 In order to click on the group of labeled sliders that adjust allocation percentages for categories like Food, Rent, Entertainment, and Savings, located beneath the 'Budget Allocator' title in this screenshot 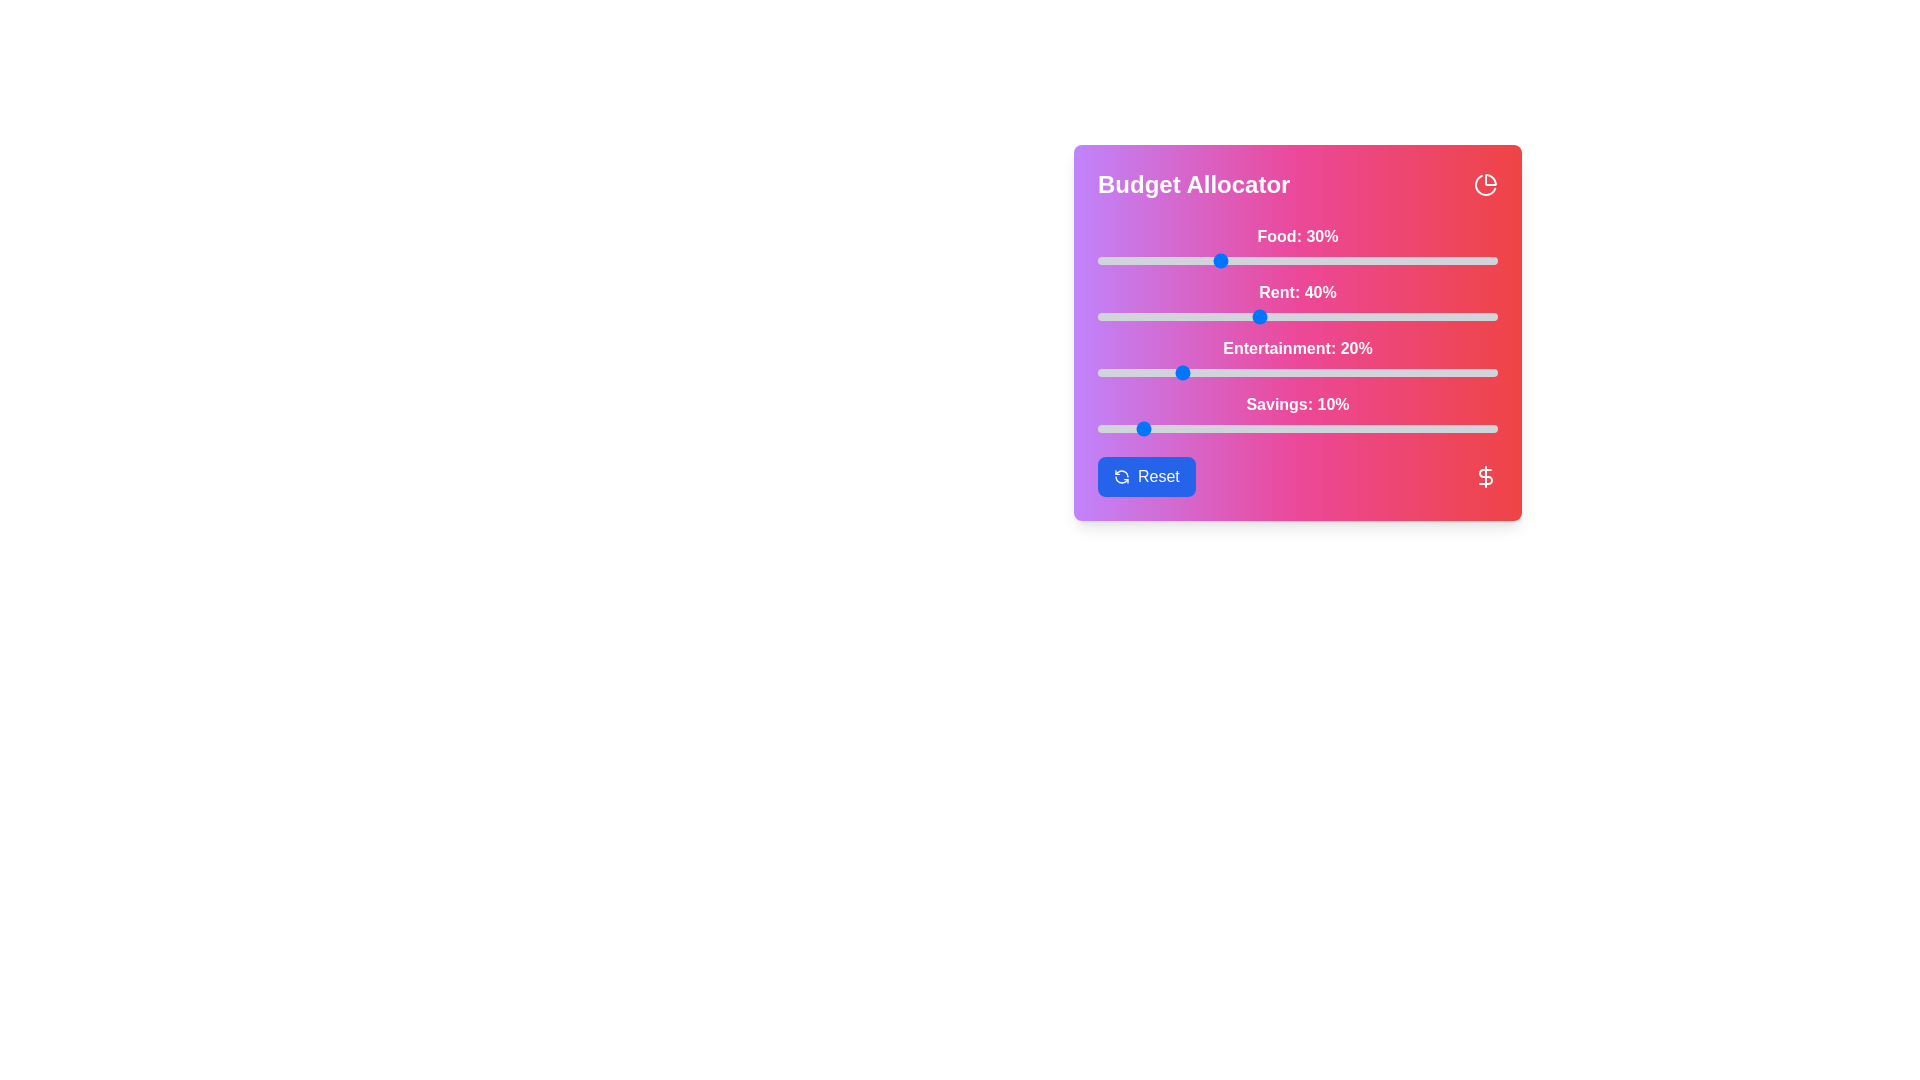, I will do `click(1297, 327)`.